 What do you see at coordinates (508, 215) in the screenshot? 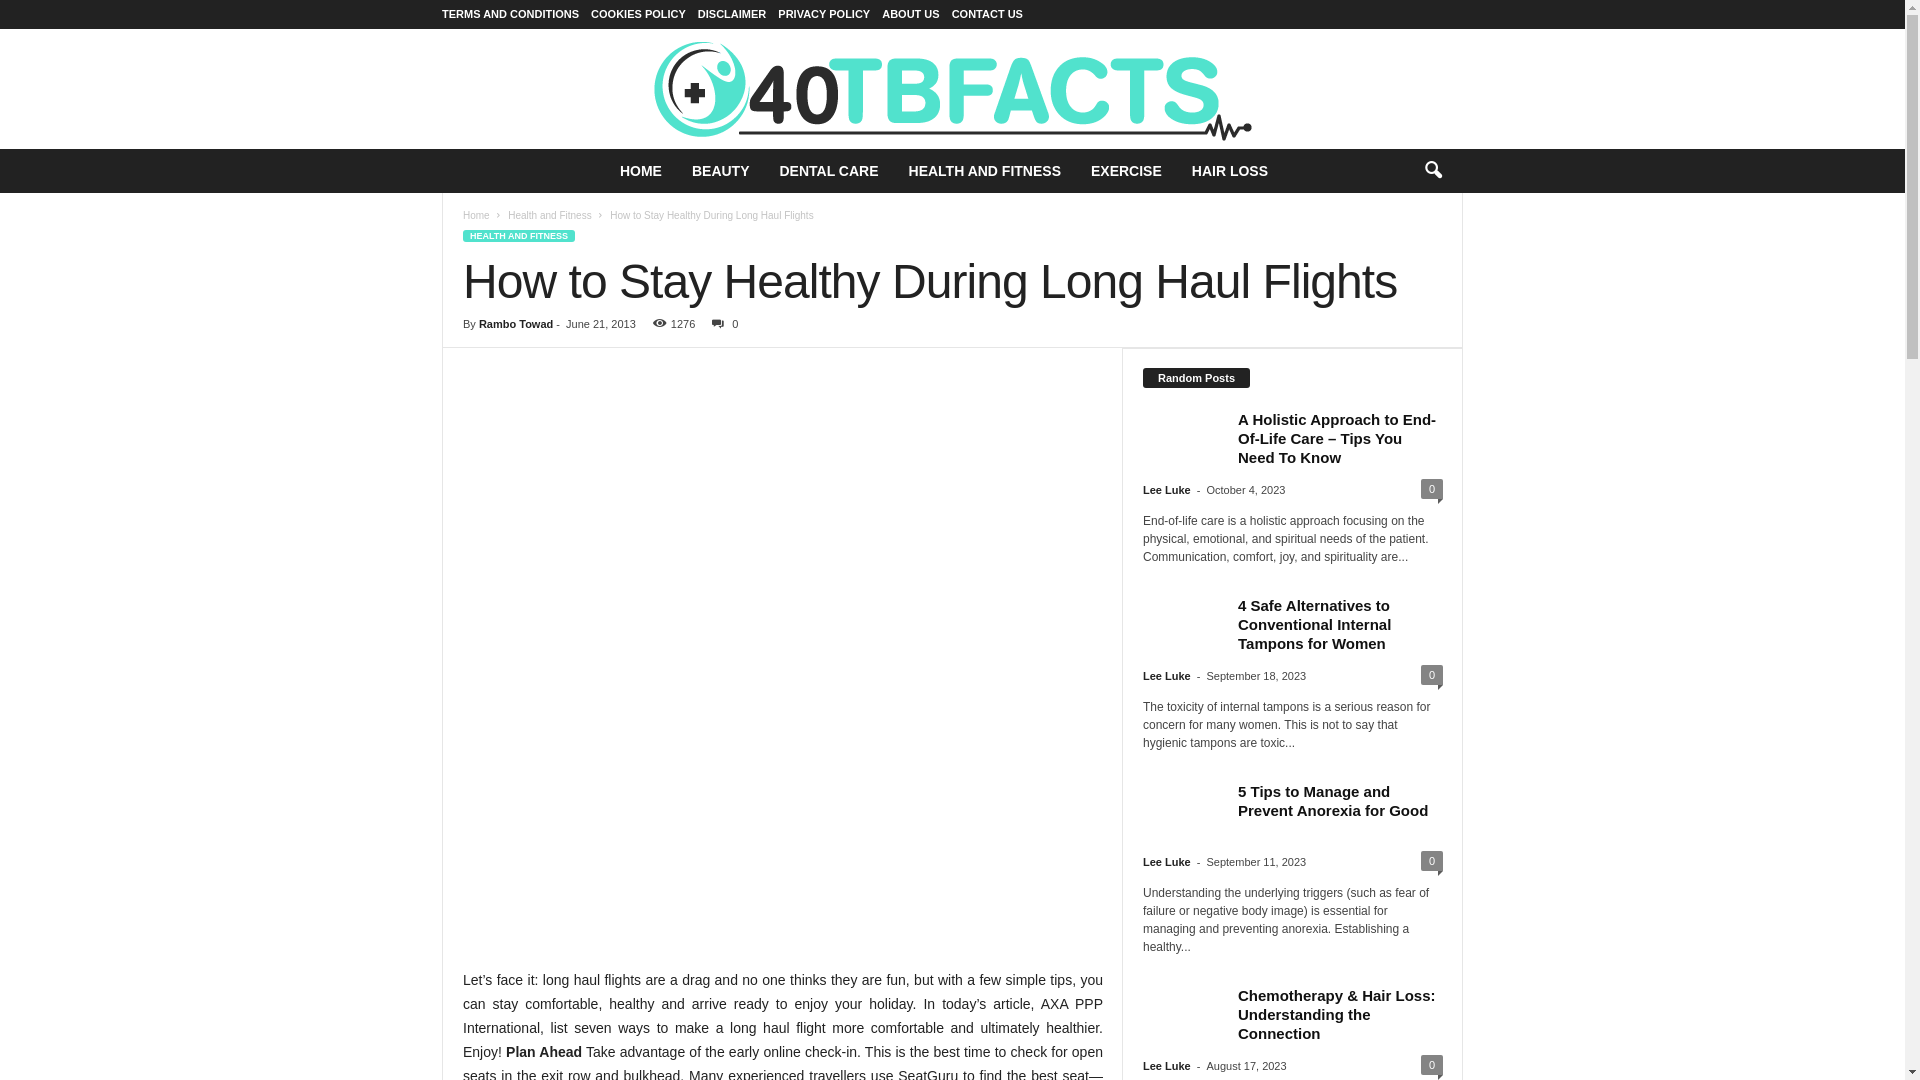
I see `'Health and Fitness'` at bounding box center [508, 215].